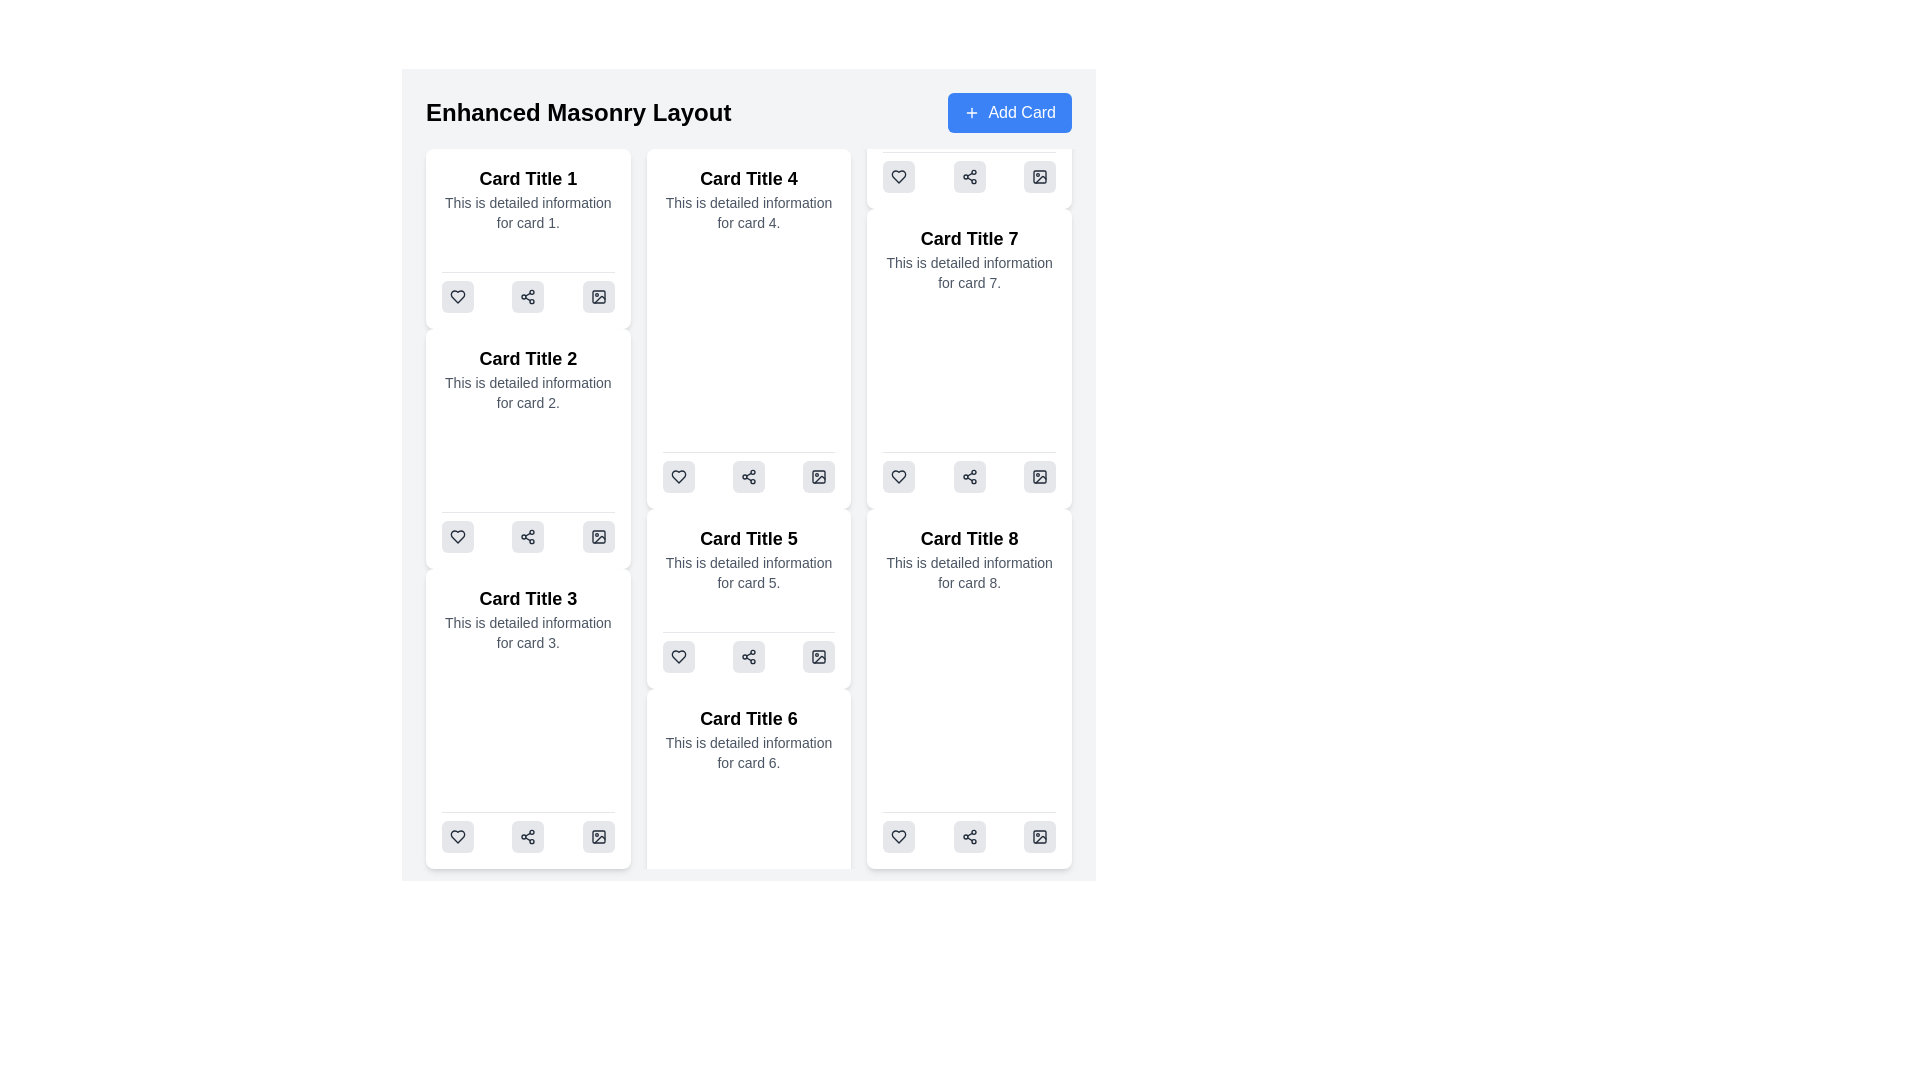  Describe the element at coordinates (747, 538) in the screenshot. I see `the text element displaying 'Card Title 5', which is the title of the second card in the second column of a masonry grid layout` at that location.